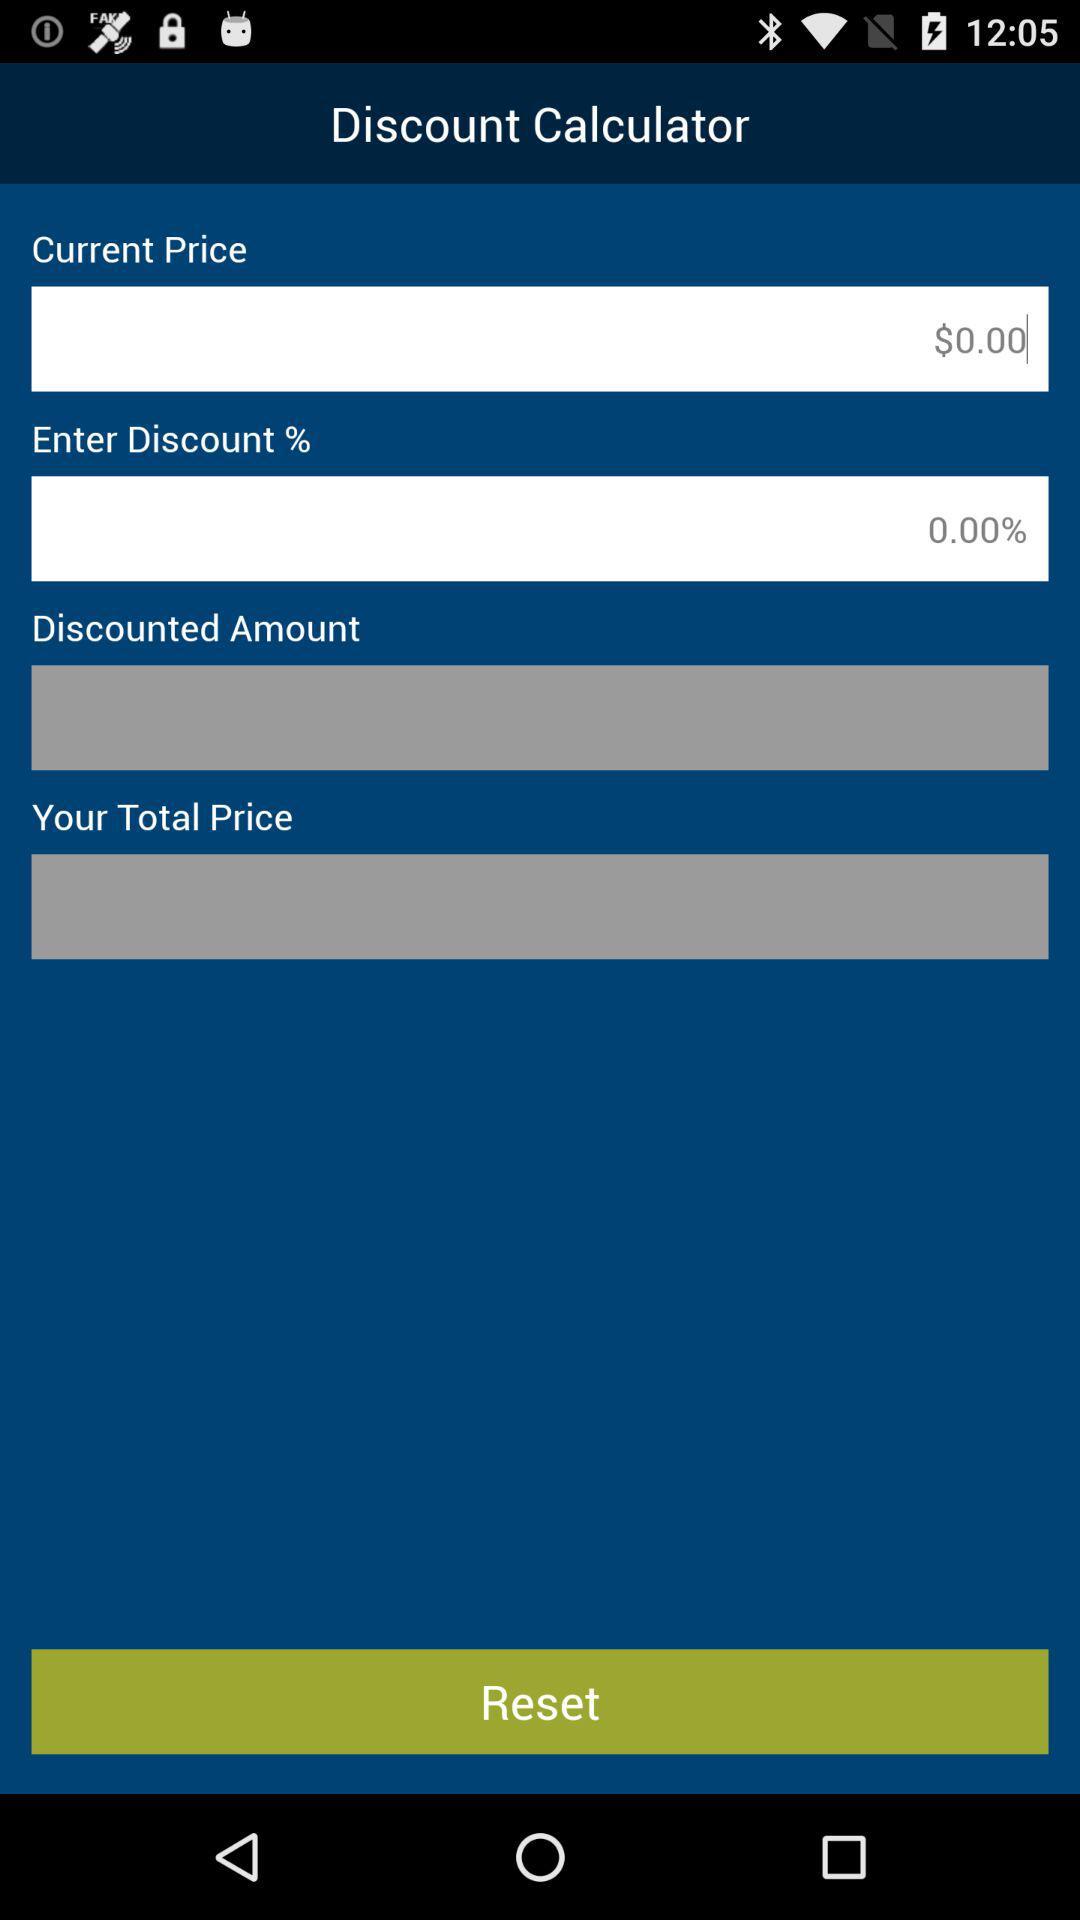 The image size is (1080, 1920). Describe the element at coordinates (540, 1700) in the screenshot. I see `the reset` at that location.